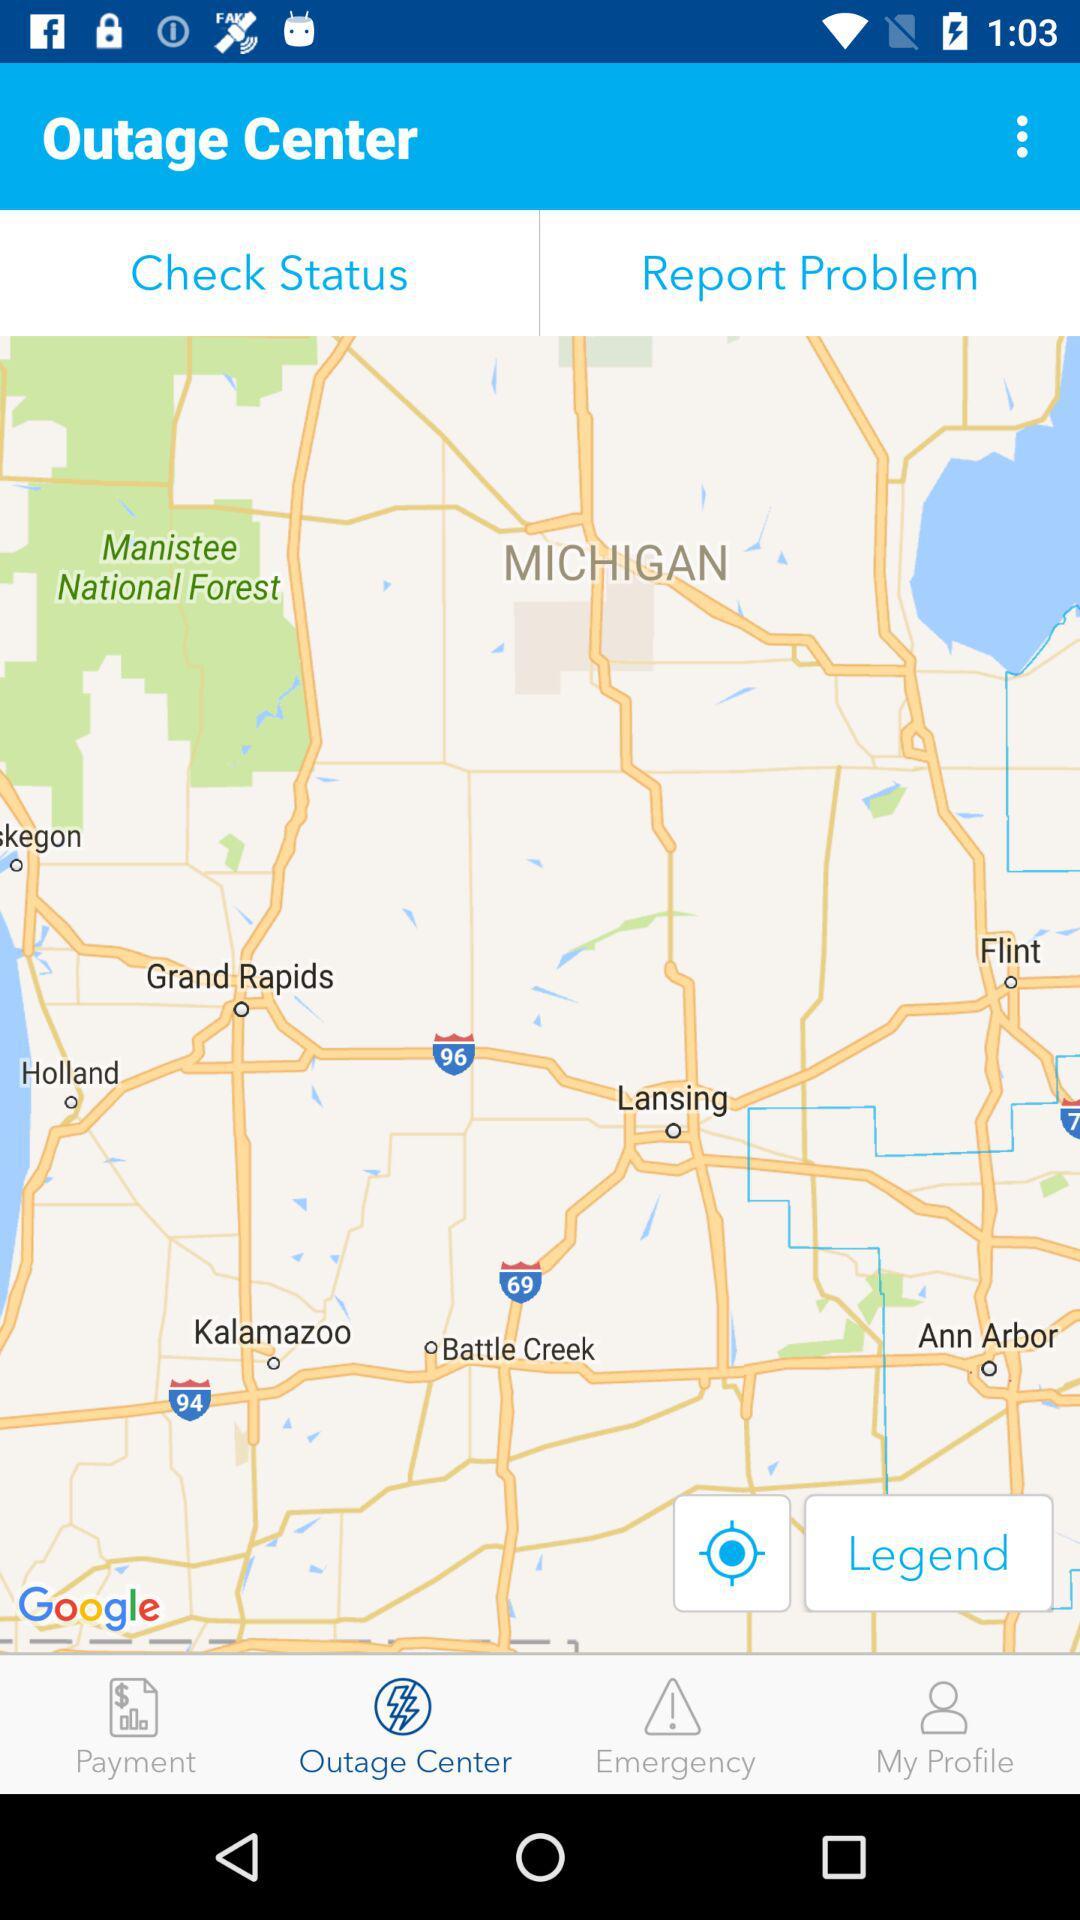 This screenshot has height=1920, width=1080. I want to click on the check status, so click(268, 272).